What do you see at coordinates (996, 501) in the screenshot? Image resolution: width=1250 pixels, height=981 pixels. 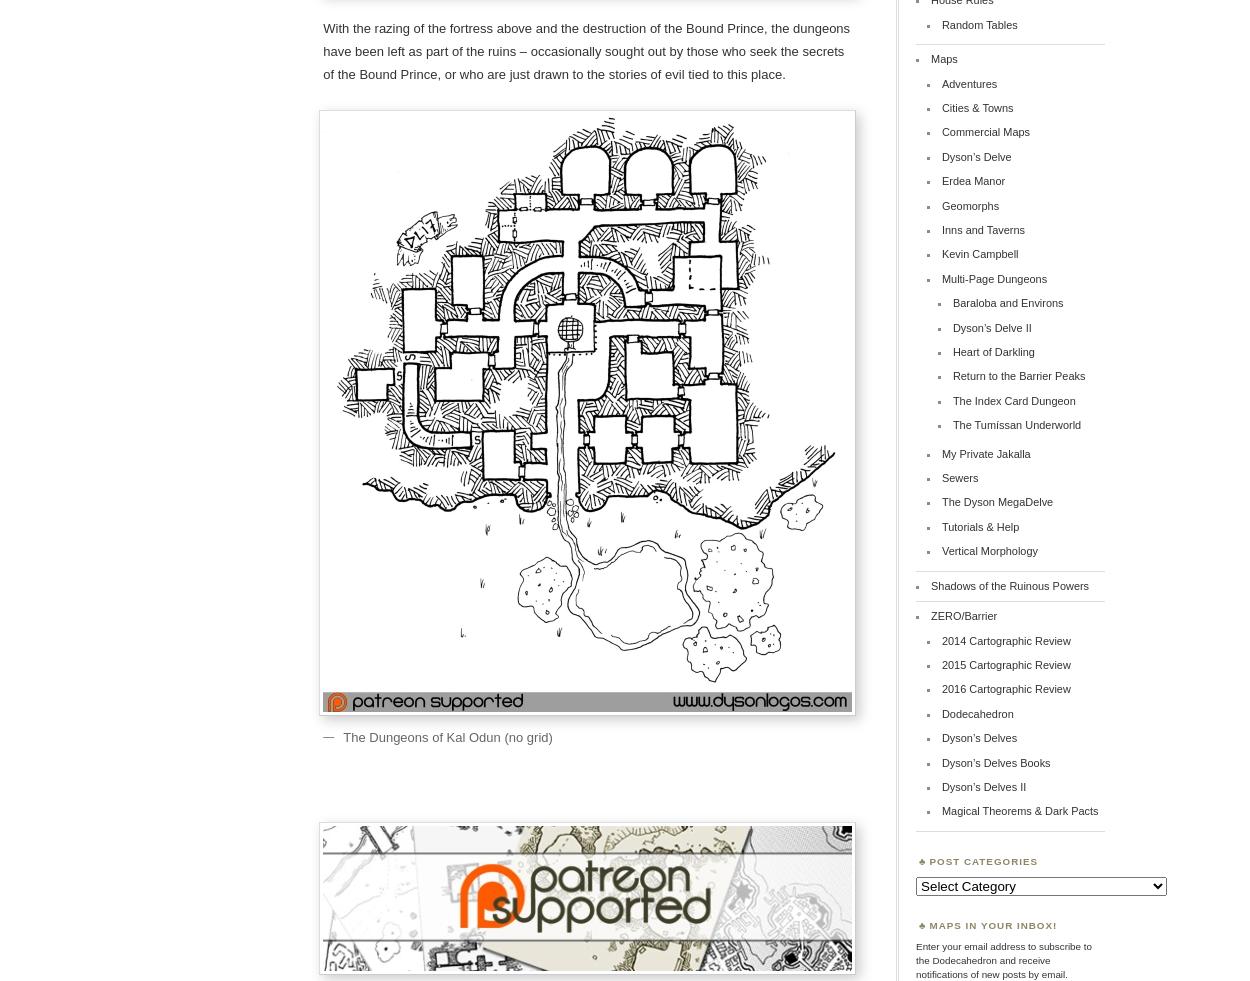 I see `'The Dyson MegaDelve'` at bounding box center [996, 501].